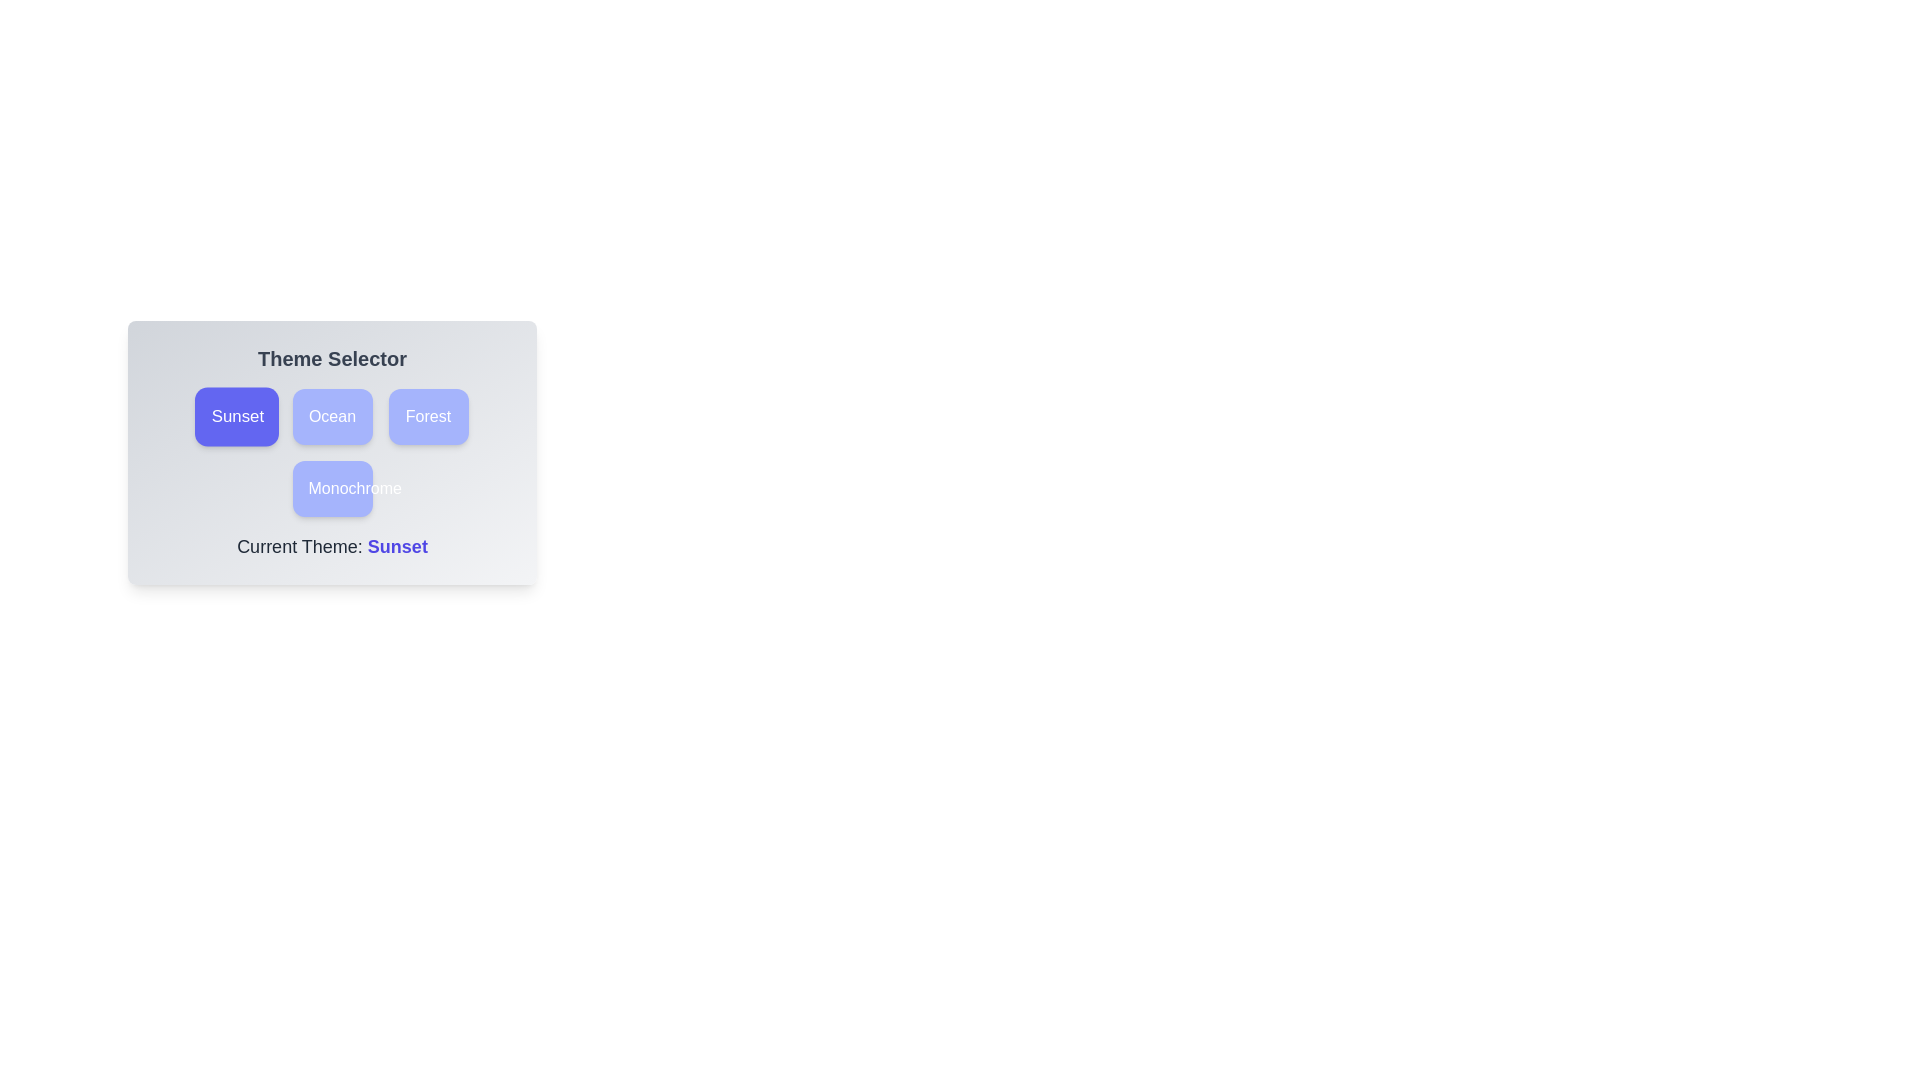 This screenshot has height=1080, width=1920. Describe the element at coordinates (427, 415) in the screenshot. I see `the theme button labeled Forest` at that location.